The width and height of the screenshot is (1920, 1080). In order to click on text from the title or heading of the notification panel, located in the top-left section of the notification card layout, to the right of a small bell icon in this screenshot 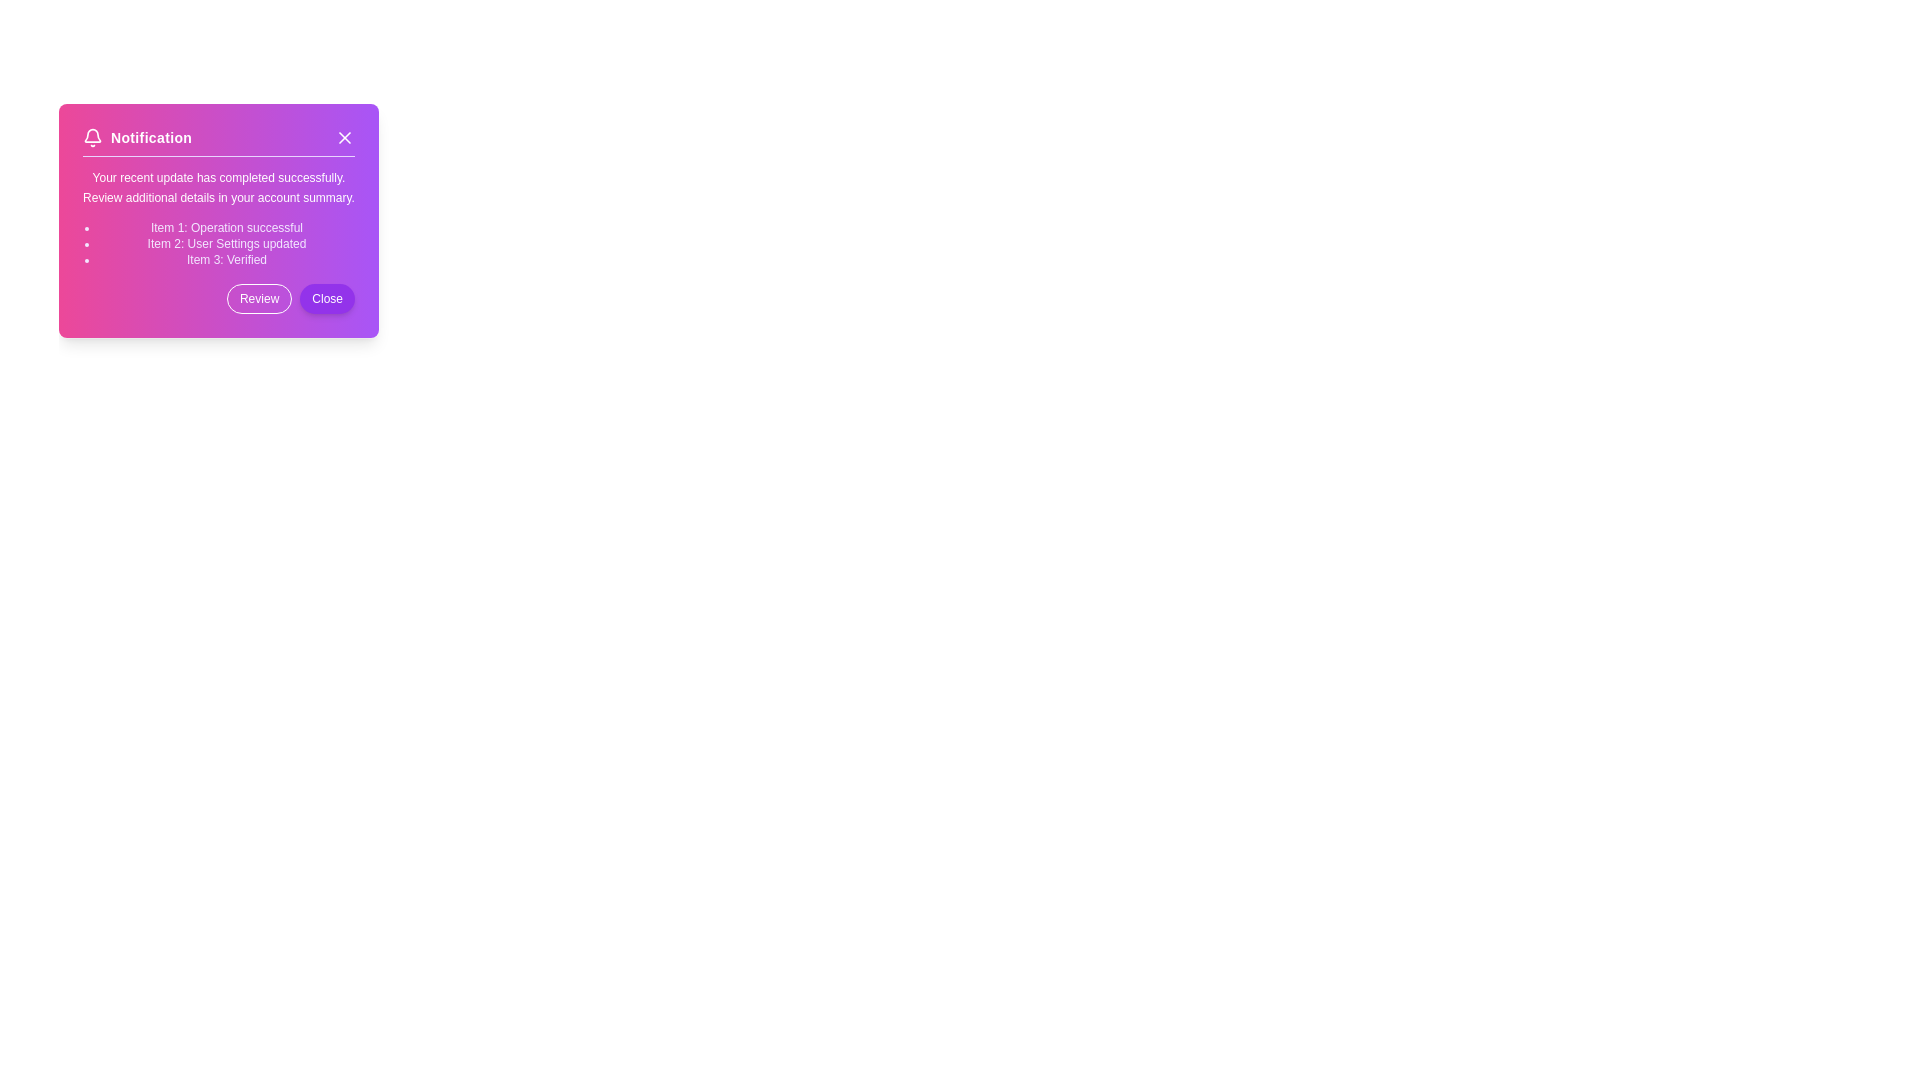, I will do `click(150, 137)`.